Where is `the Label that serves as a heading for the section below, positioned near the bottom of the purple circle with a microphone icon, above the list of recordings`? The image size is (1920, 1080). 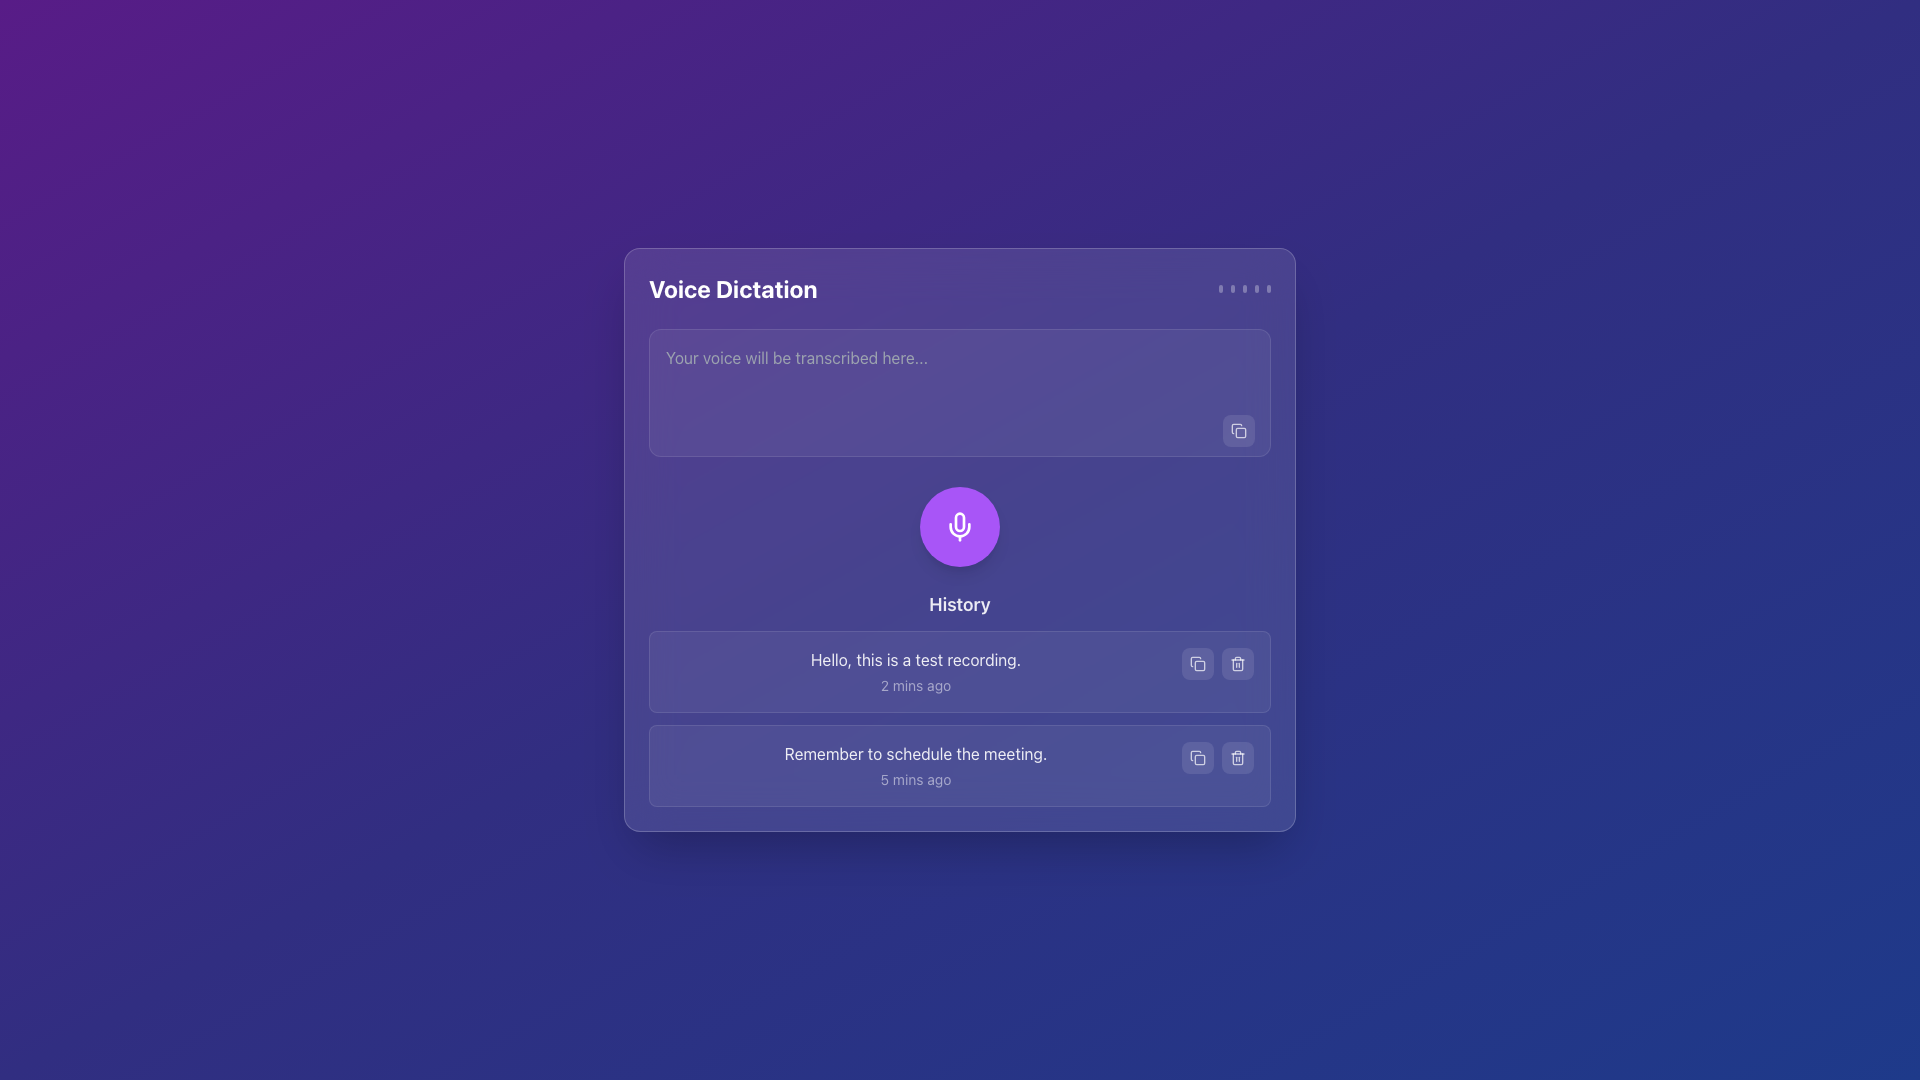
the Label that serves as a heading for the section below, positioned near the bottom of the purple circle with a microphone icon, above the list of recordings is located at coordinates (960, 604).